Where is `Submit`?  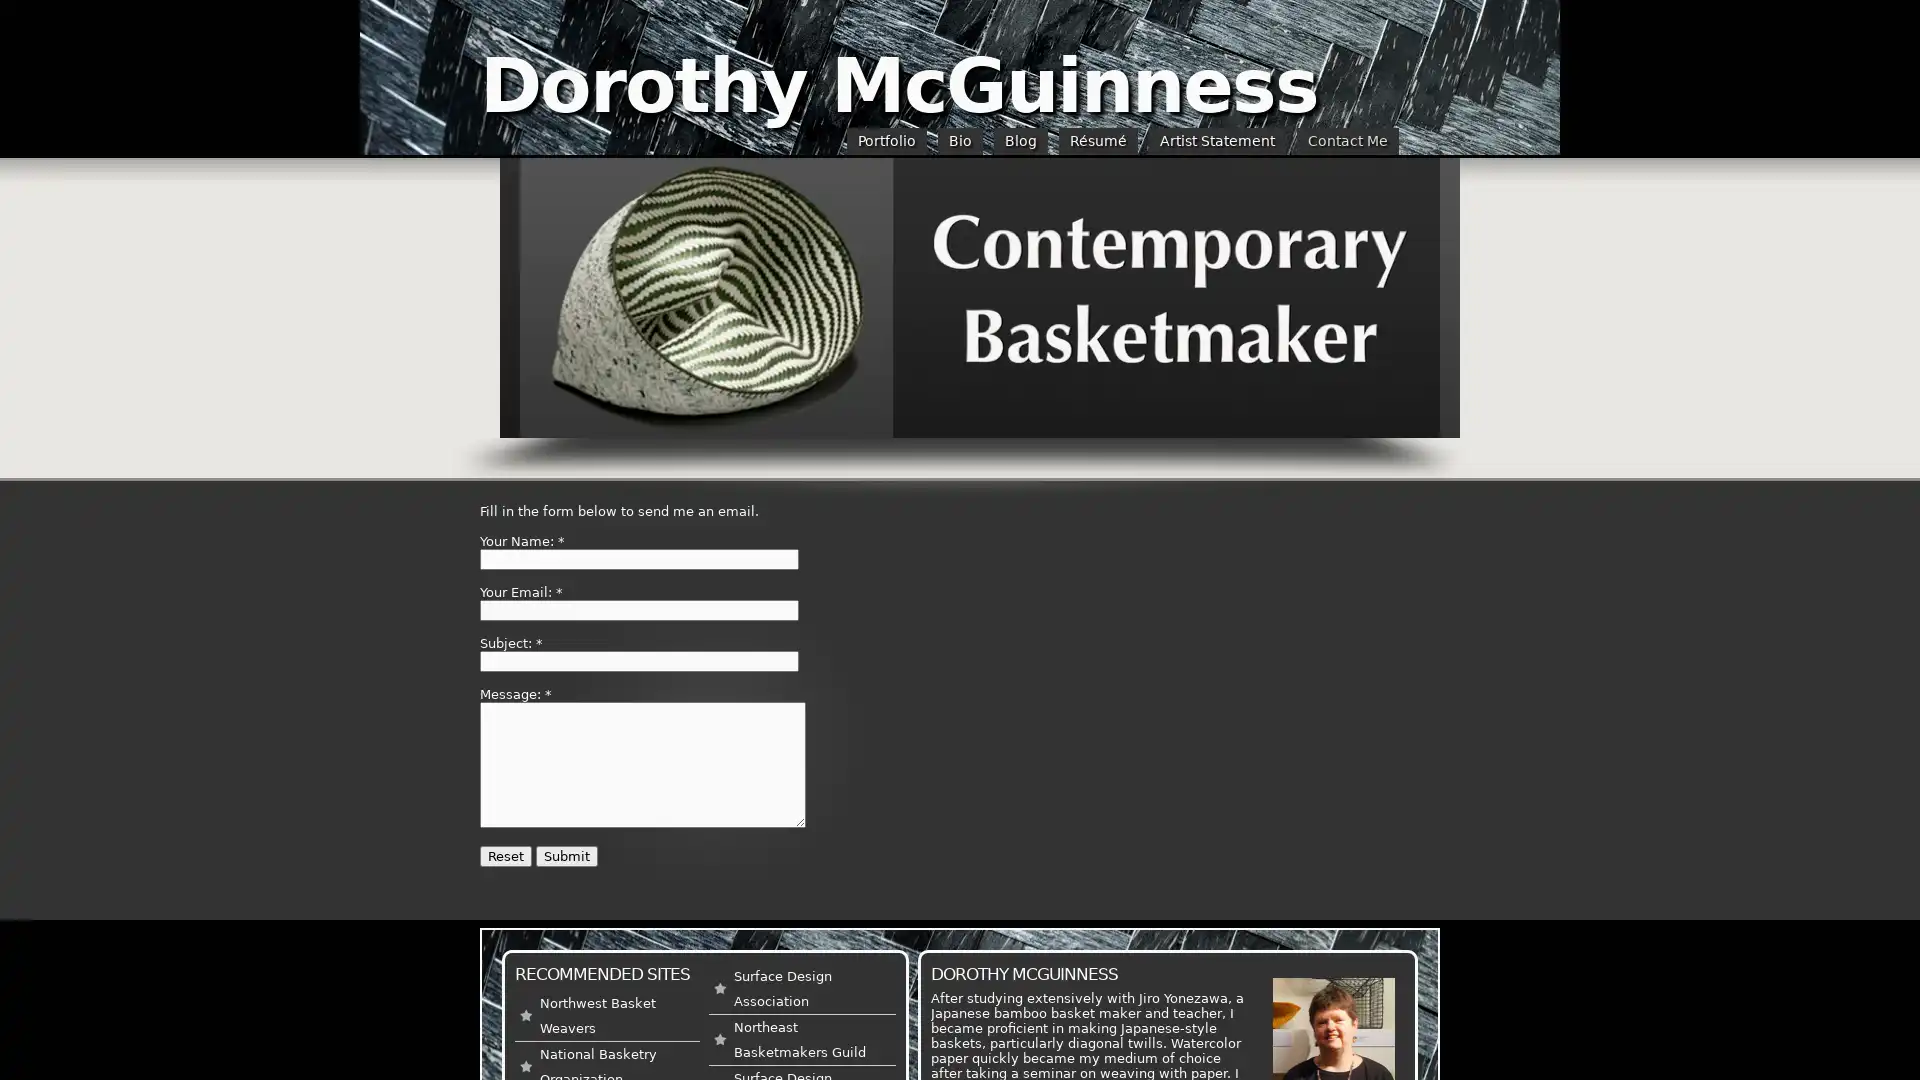 Submit is located at coordinates (565, 855).